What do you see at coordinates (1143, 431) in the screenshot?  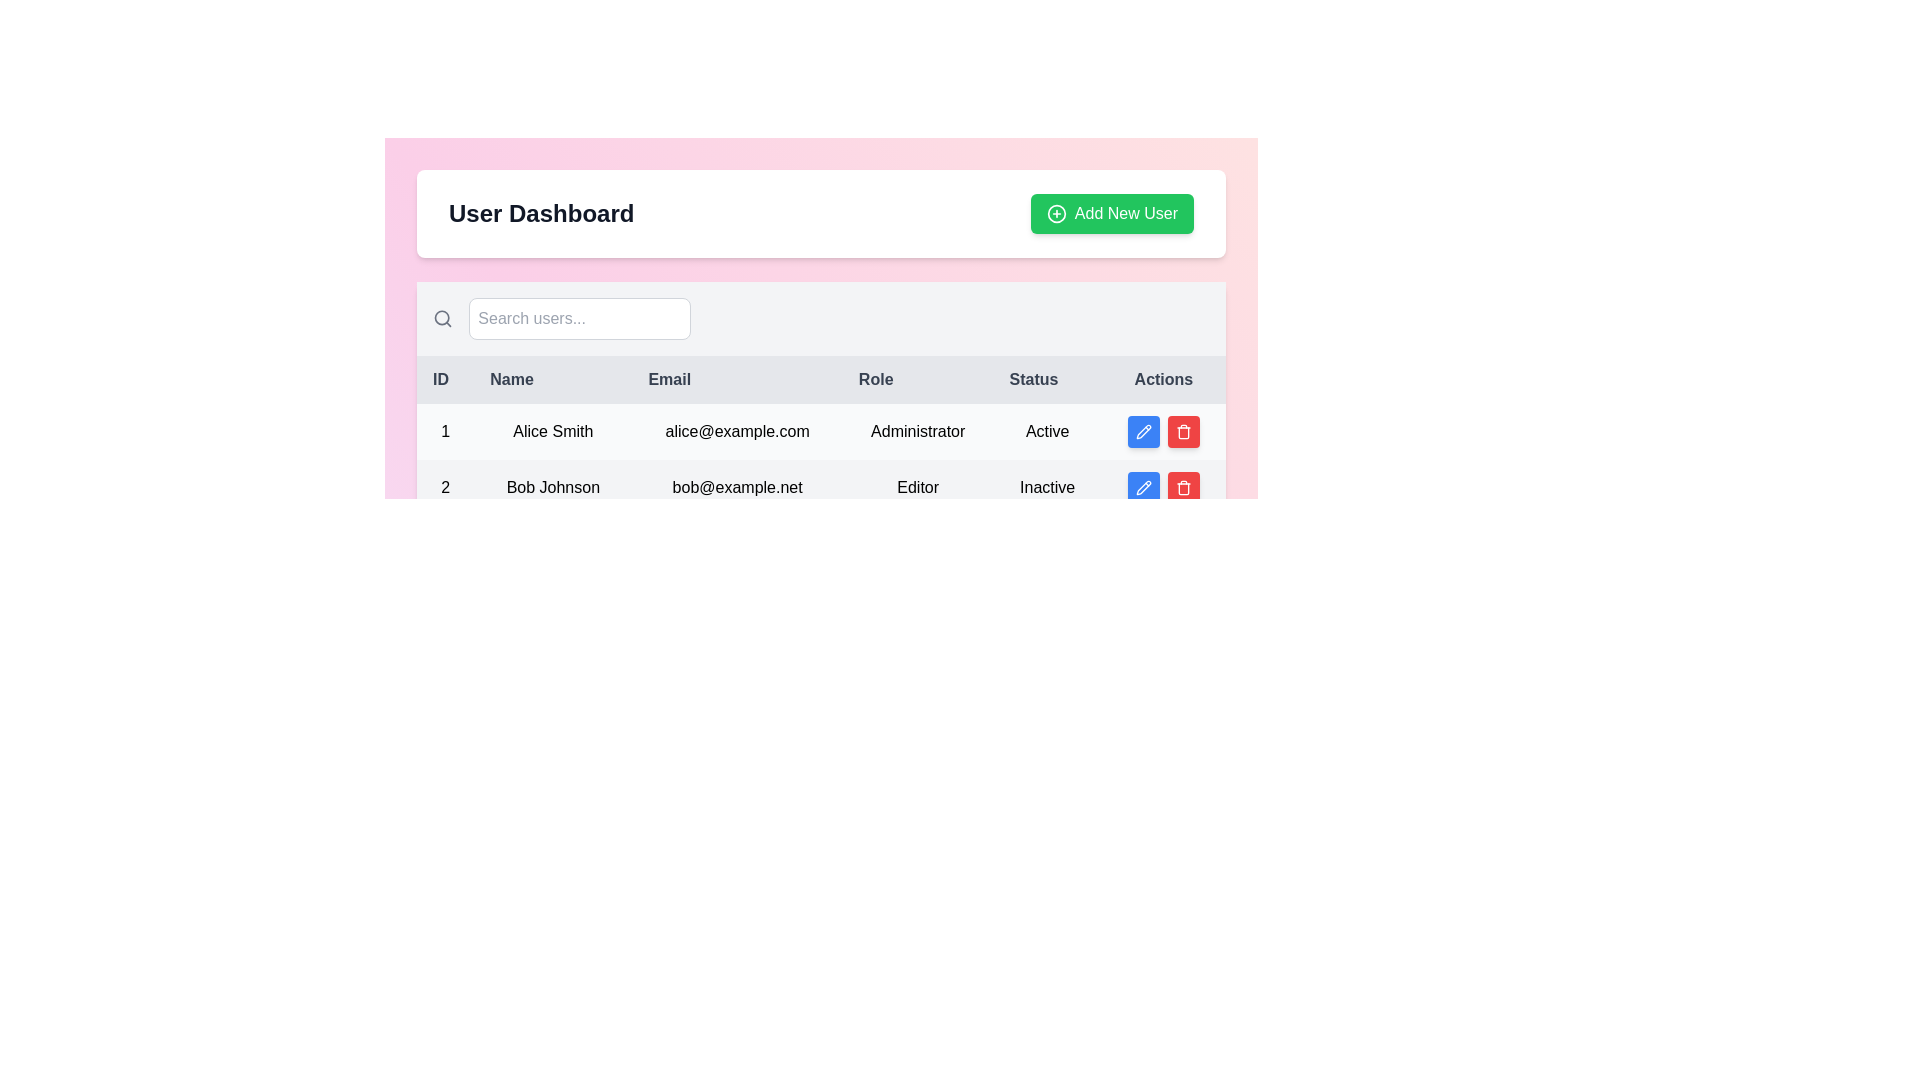 I see `the small blue circular icon with a white pencil graphic in the 'Actions' column of the second row in the user management table to initiate an edit operation for the user 'Bob Johnson'` at bounding box center [1143, 431].